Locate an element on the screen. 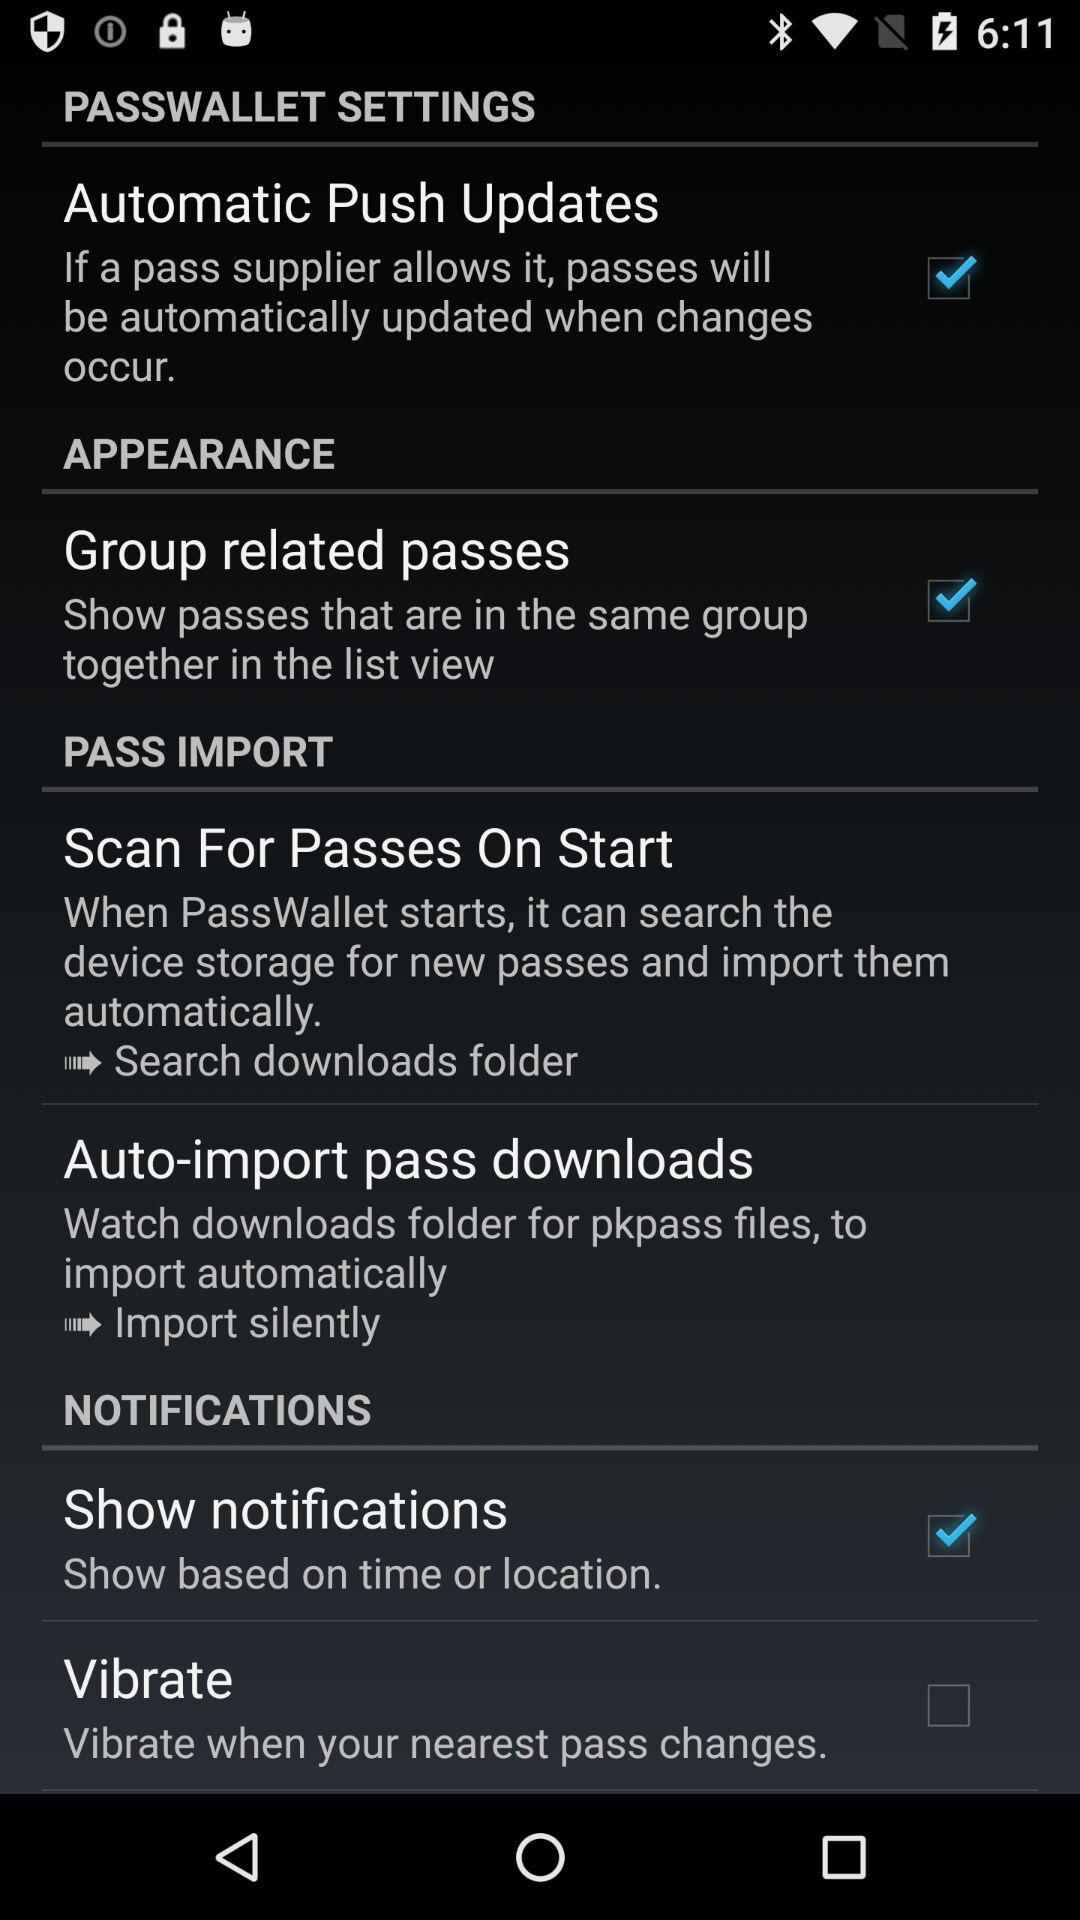  the if a pass is located at coordinates (463, 314).